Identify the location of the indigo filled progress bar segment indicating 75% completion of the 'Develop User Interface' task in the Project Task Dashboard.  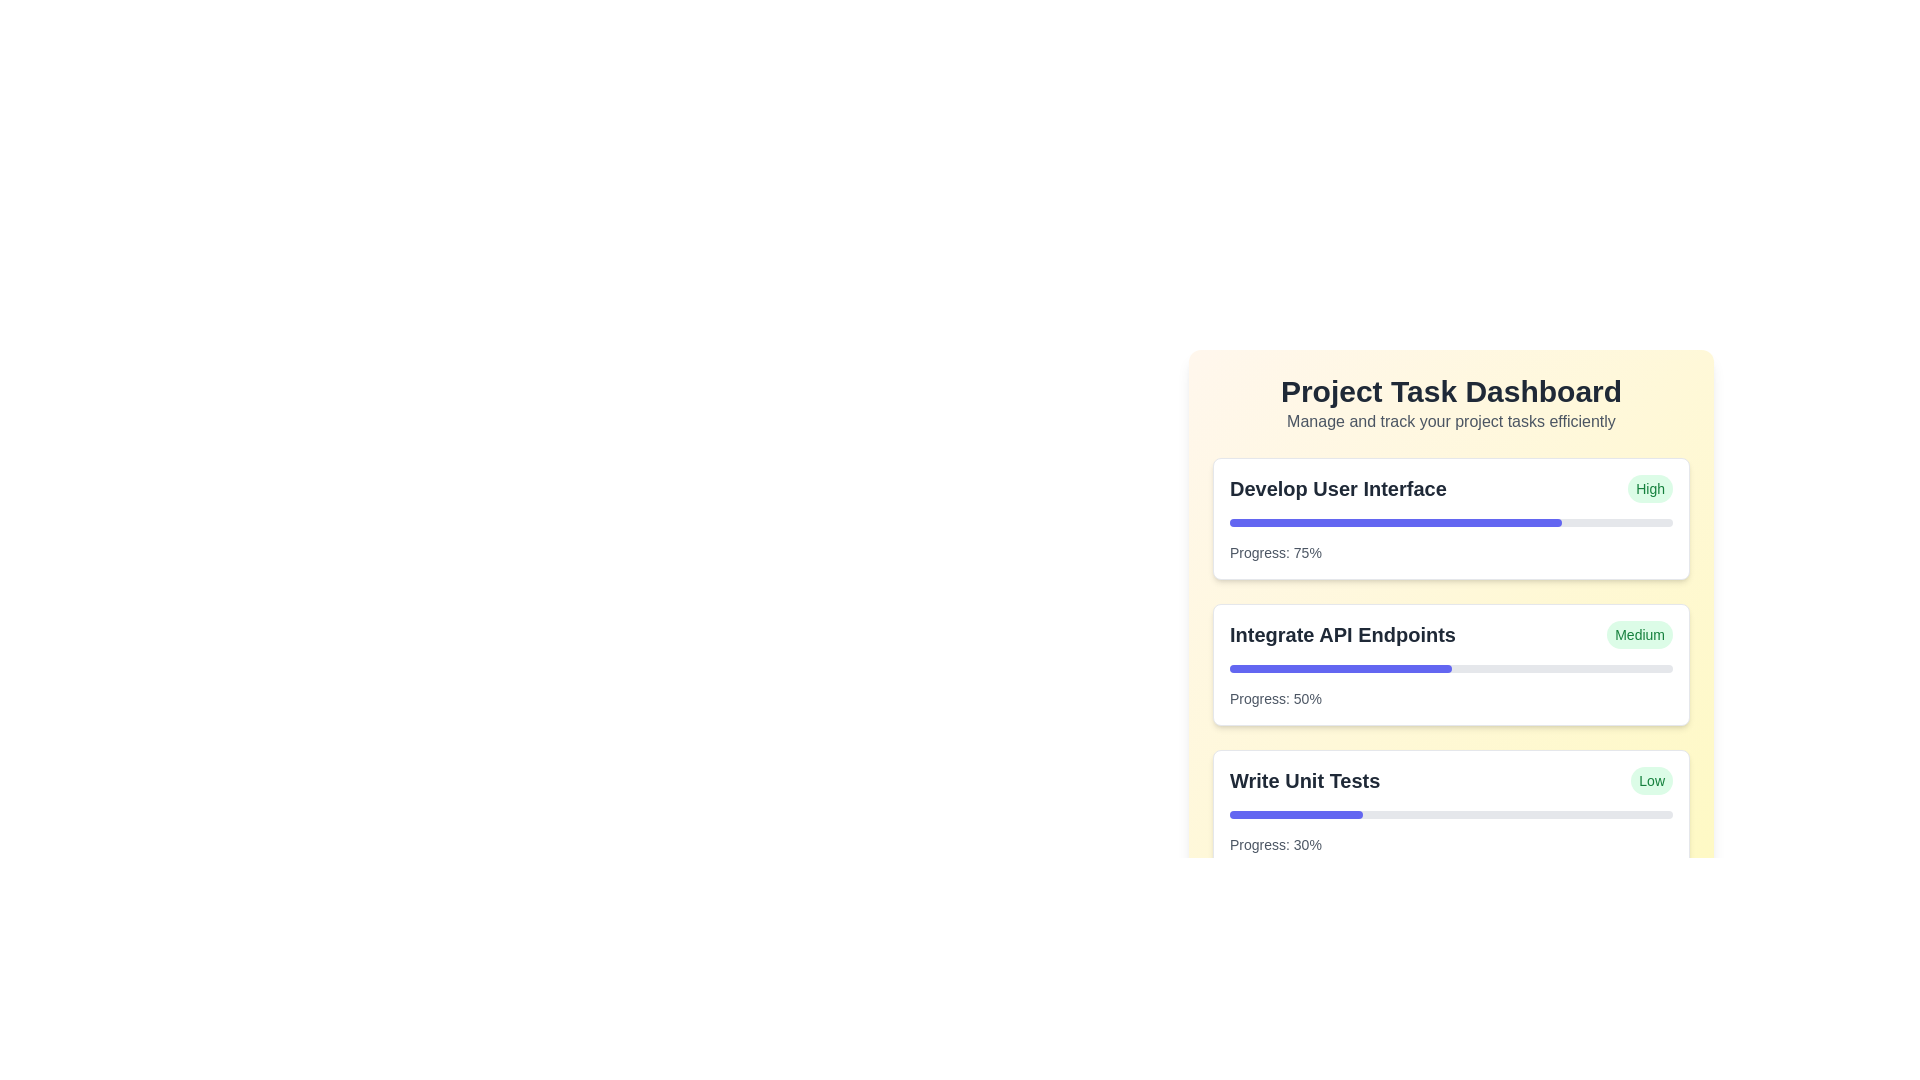
(1395, 522).